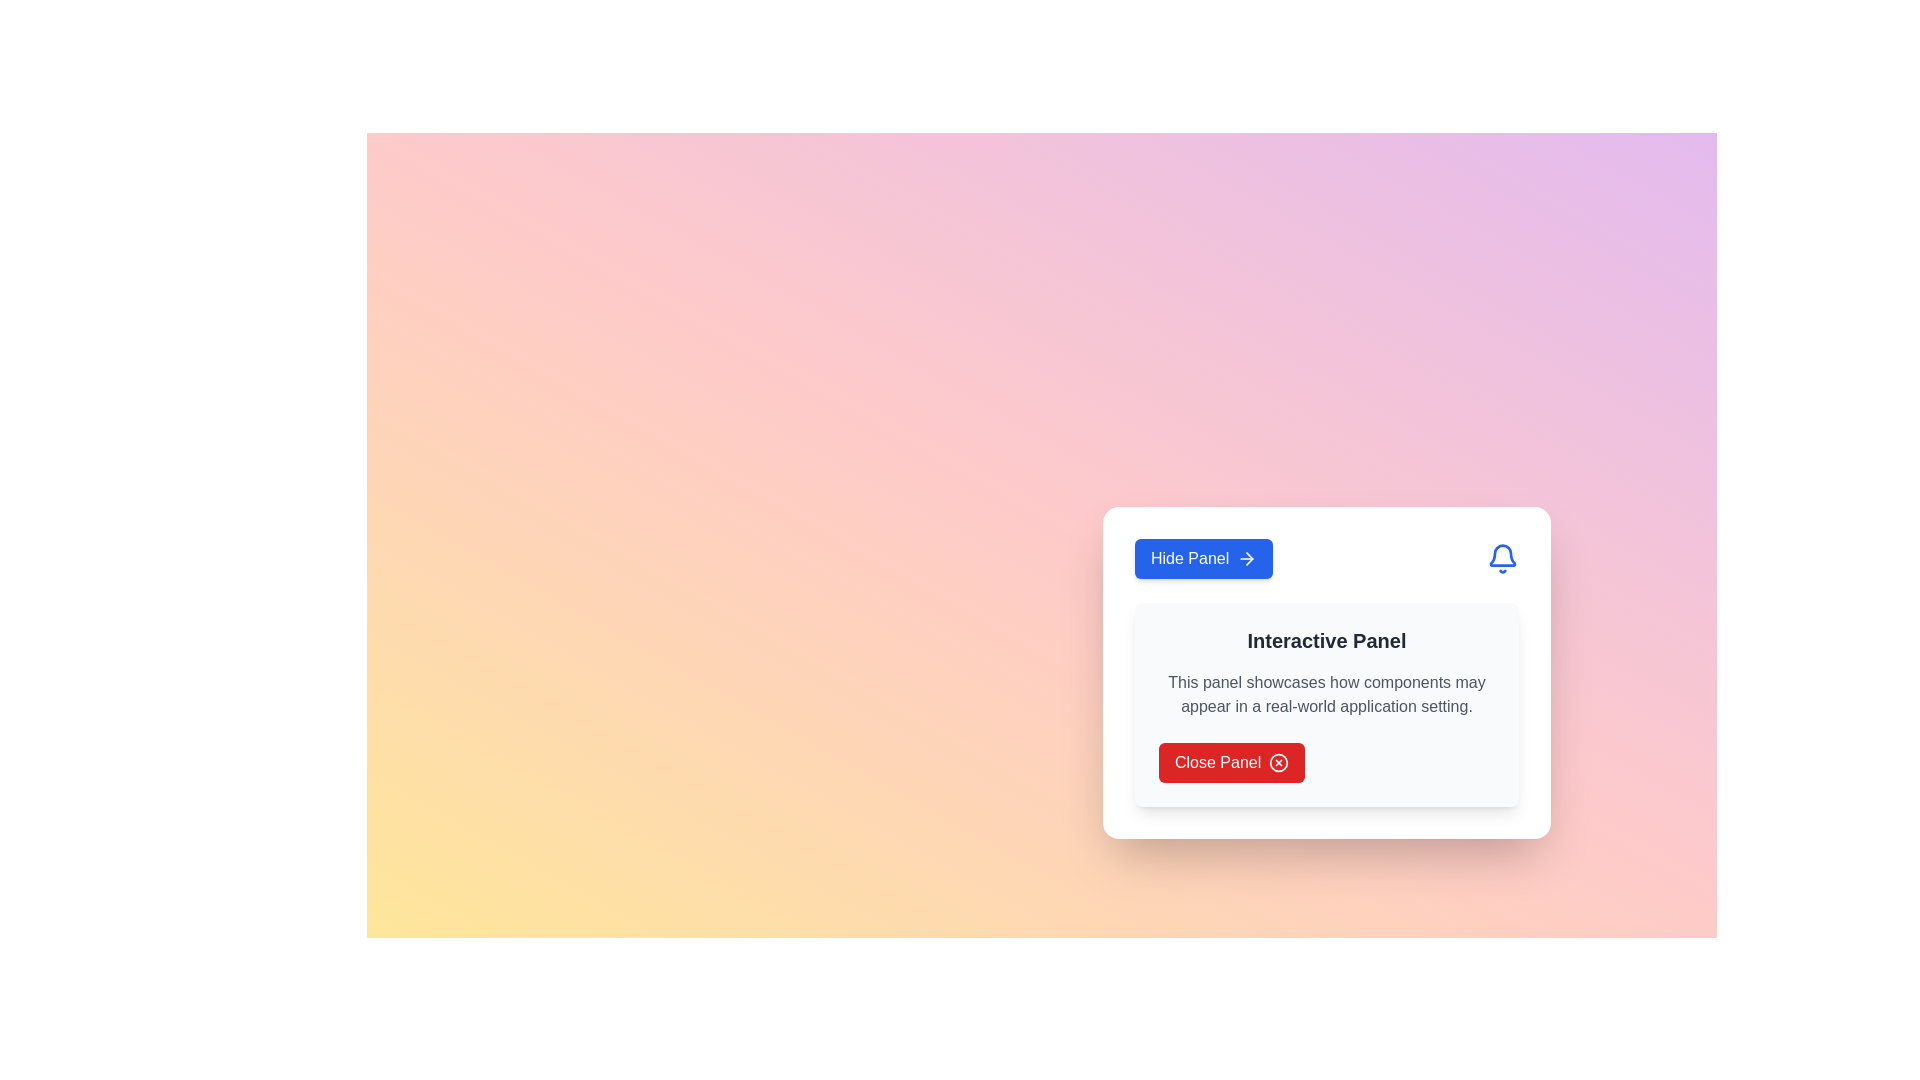 The width and height of the screenshot is (1920, 1080). Describe the element at coordinates (1231, 763) in the screenshot. I see `the button designed to trigger the closure of the surrounding panel for accessibility navigation` at that location.